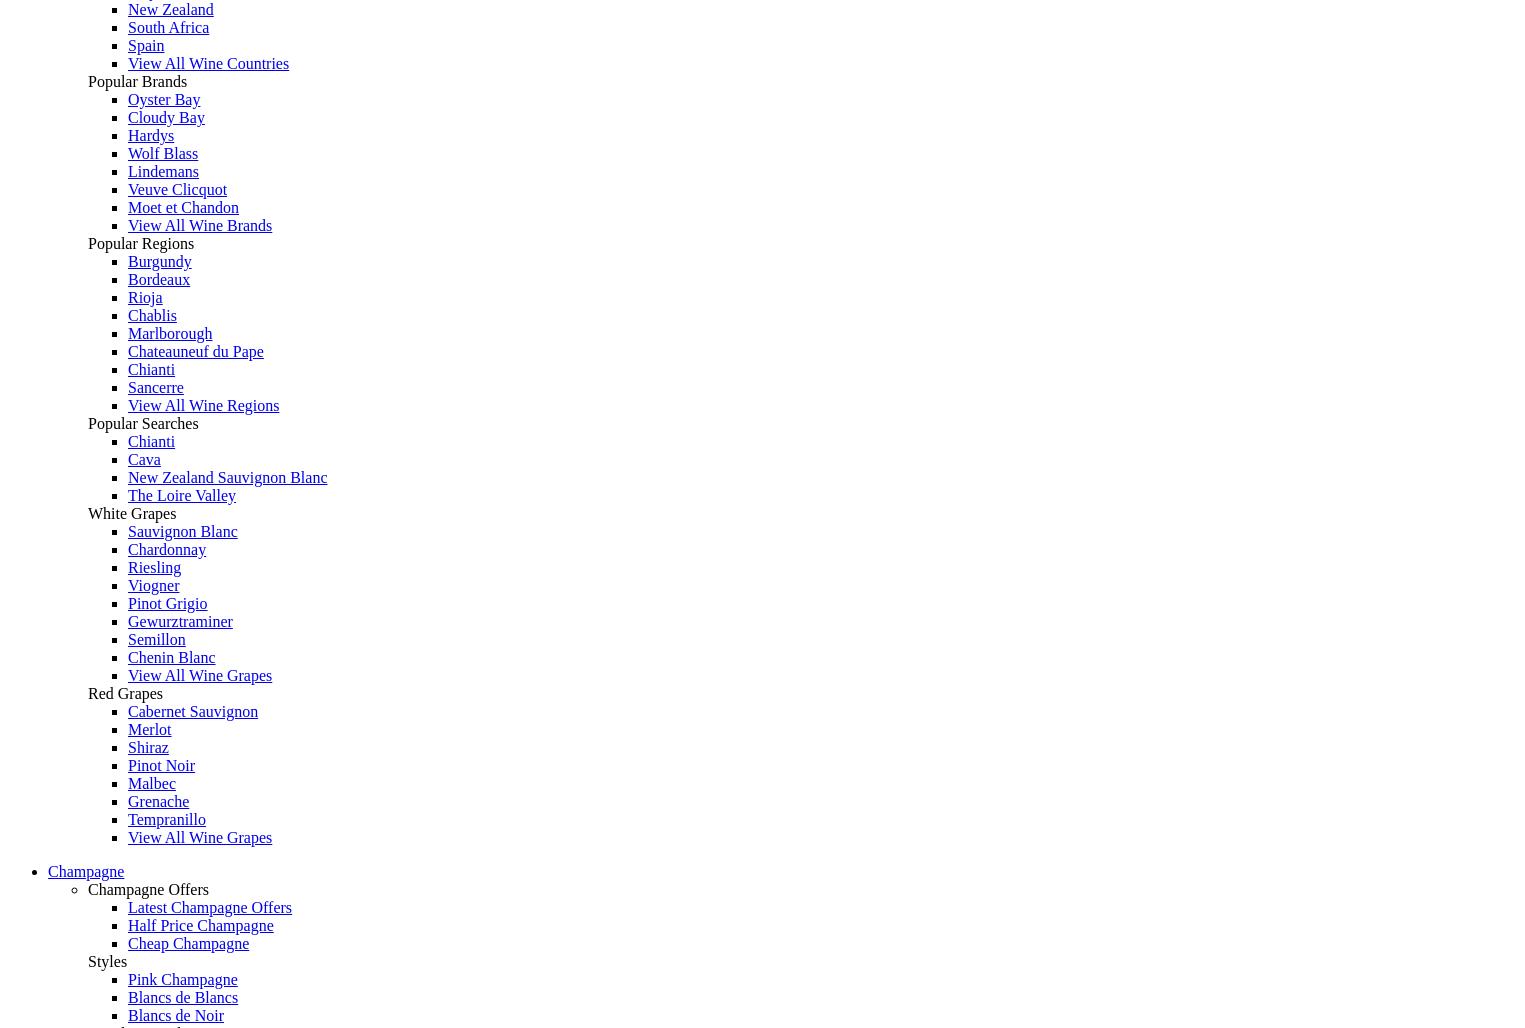 The image size is (1525, 1028). What do you see at coordinates (203, 405) in the screenshot?
I see `'View All Wine Regions'` at bounding box center [203, 405].